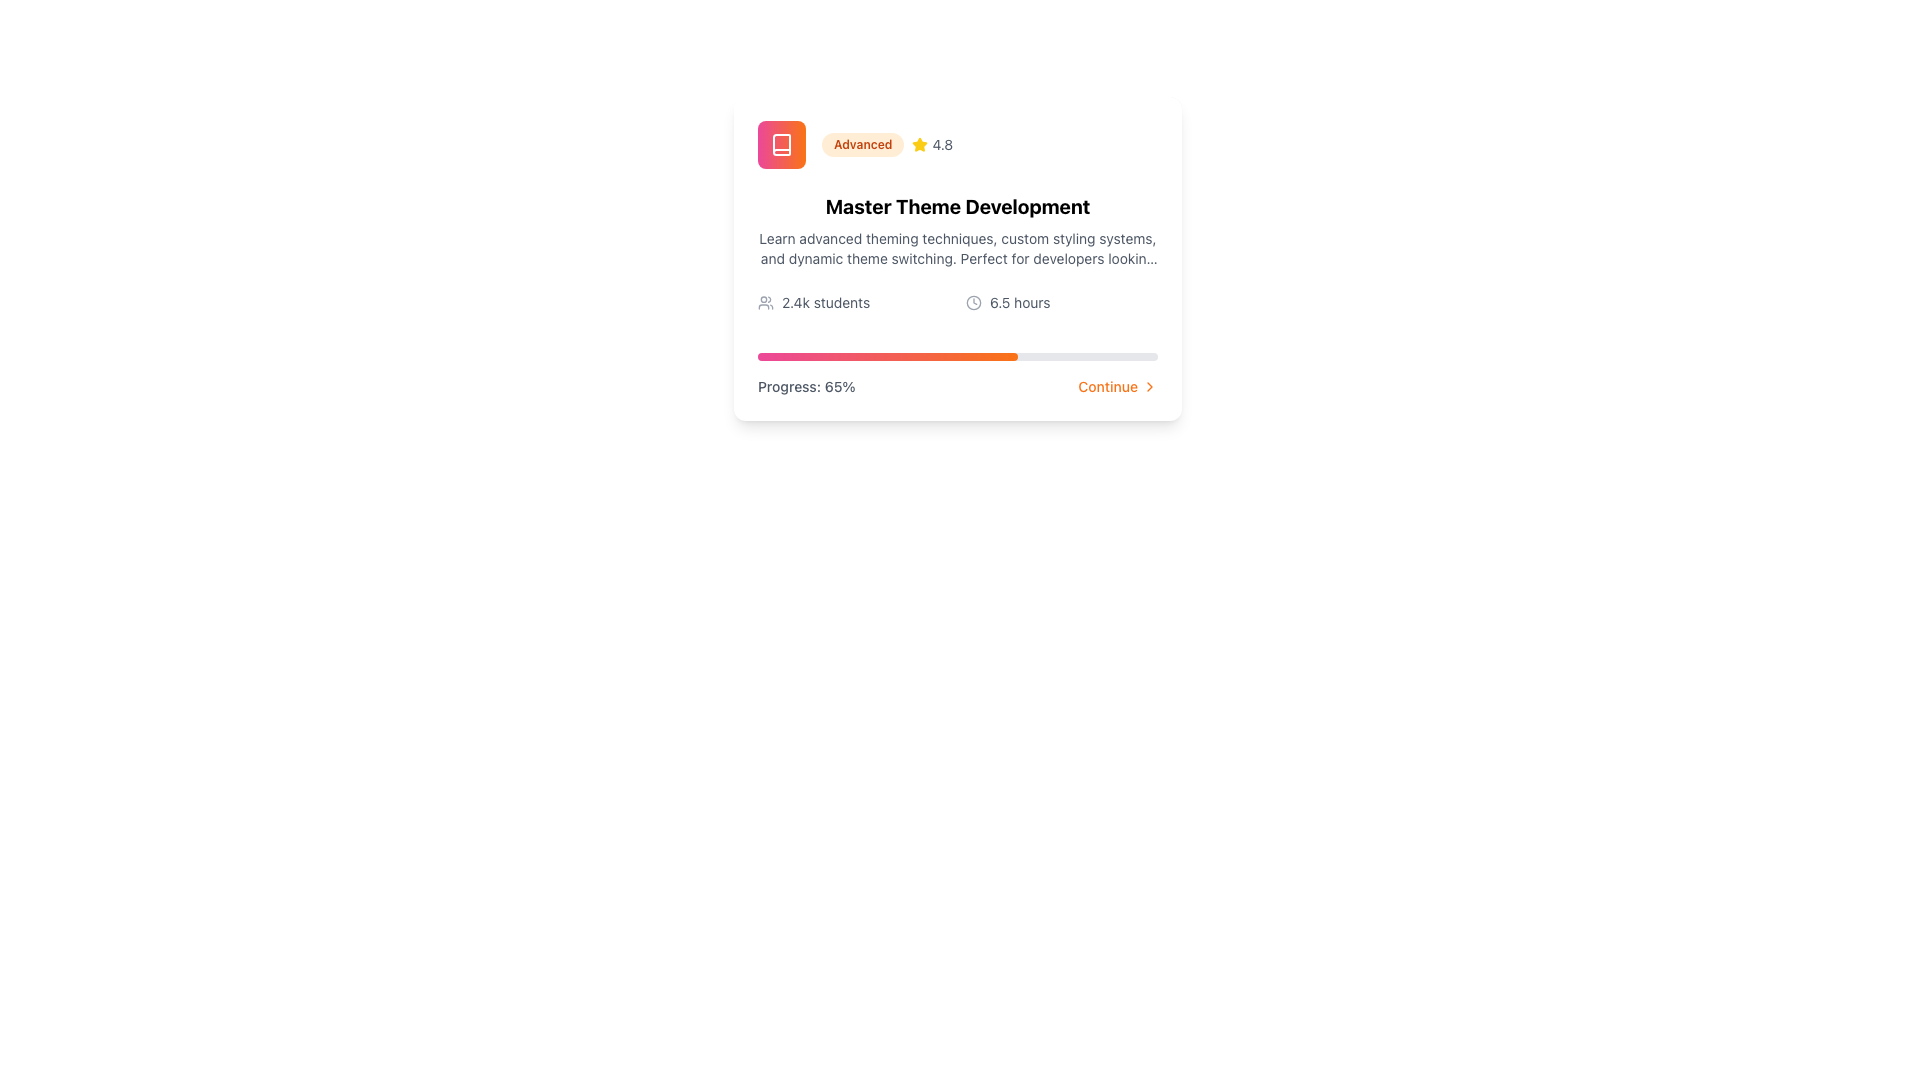 This screenshot has width=1920, height=1080. Describe the element at coordinates (957, 207) in the screenshot. I see `the central heading text element for the development course, positioned below the 'Advanced 4.8' rating section` at that location.